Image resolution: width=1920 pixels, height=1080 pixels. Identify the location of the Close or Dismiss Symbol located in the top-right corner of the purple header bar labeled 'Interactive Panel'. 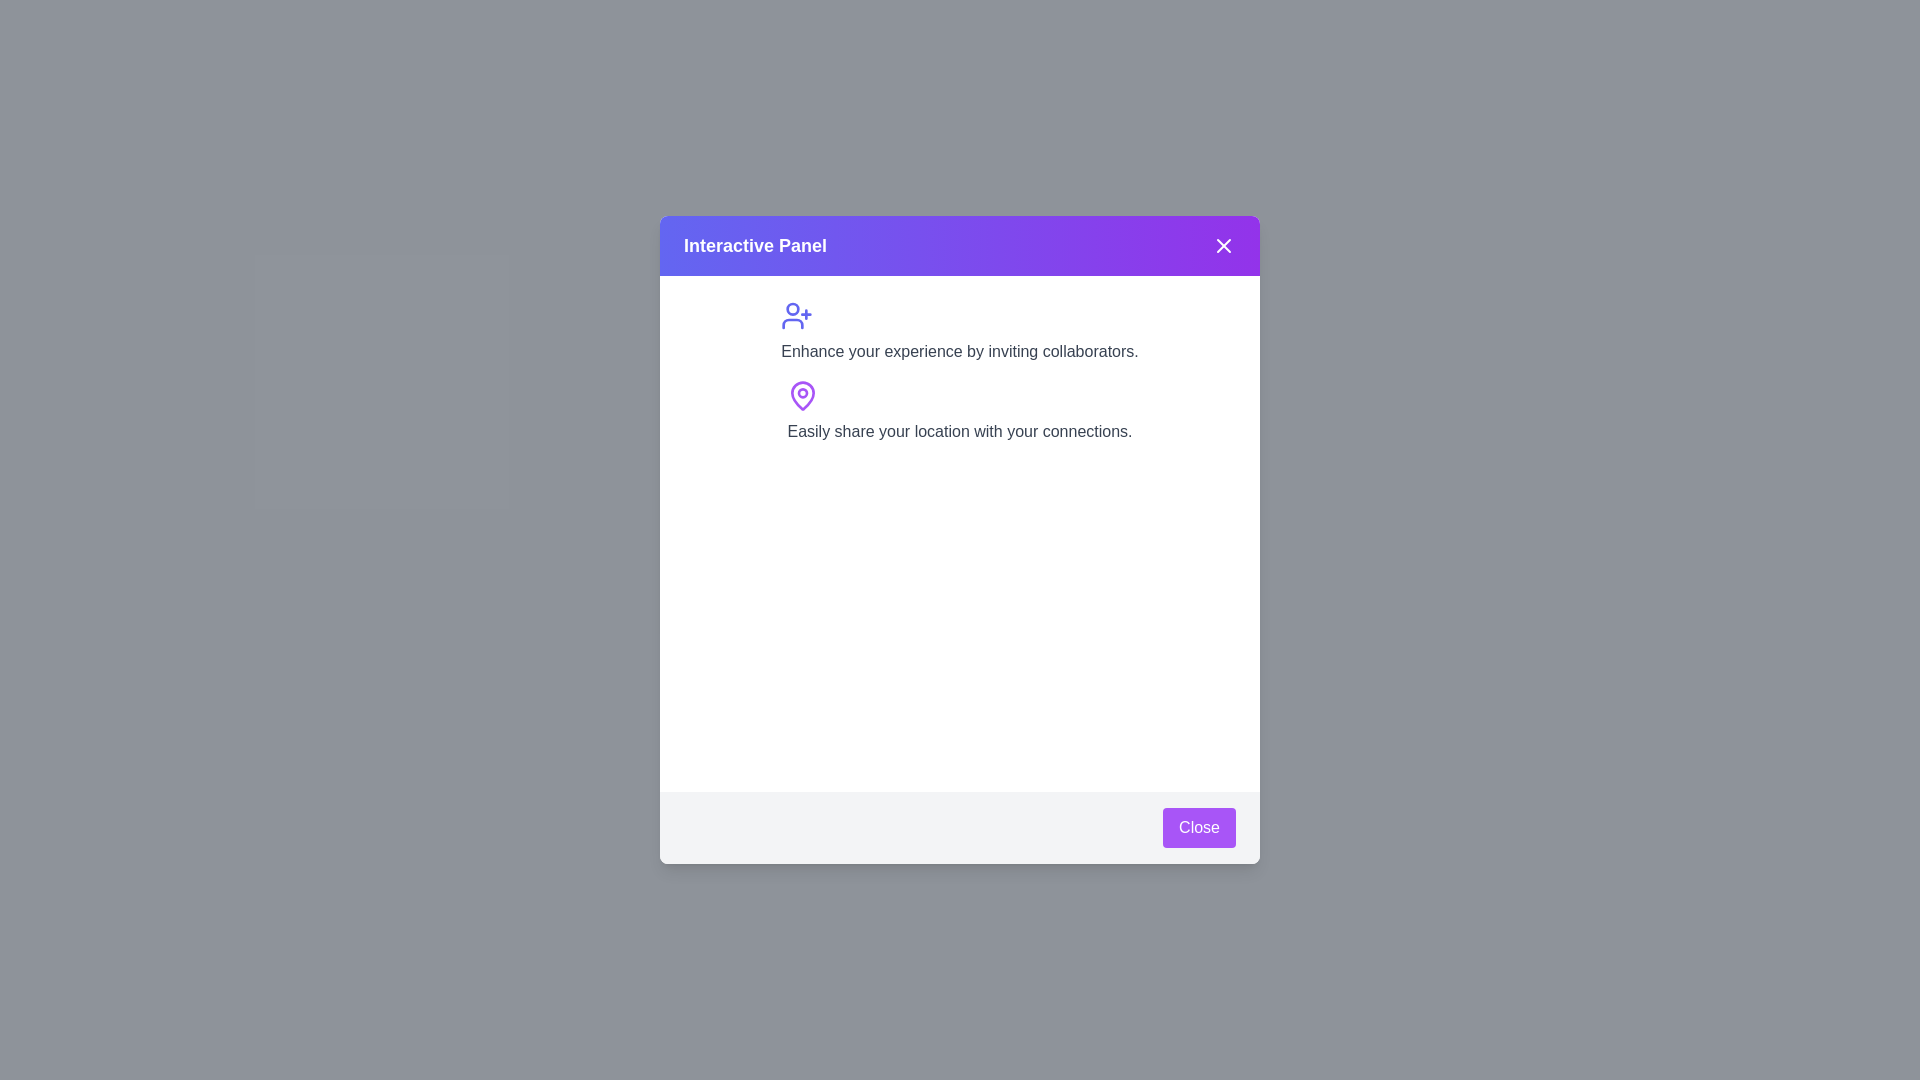
(1223, 245).